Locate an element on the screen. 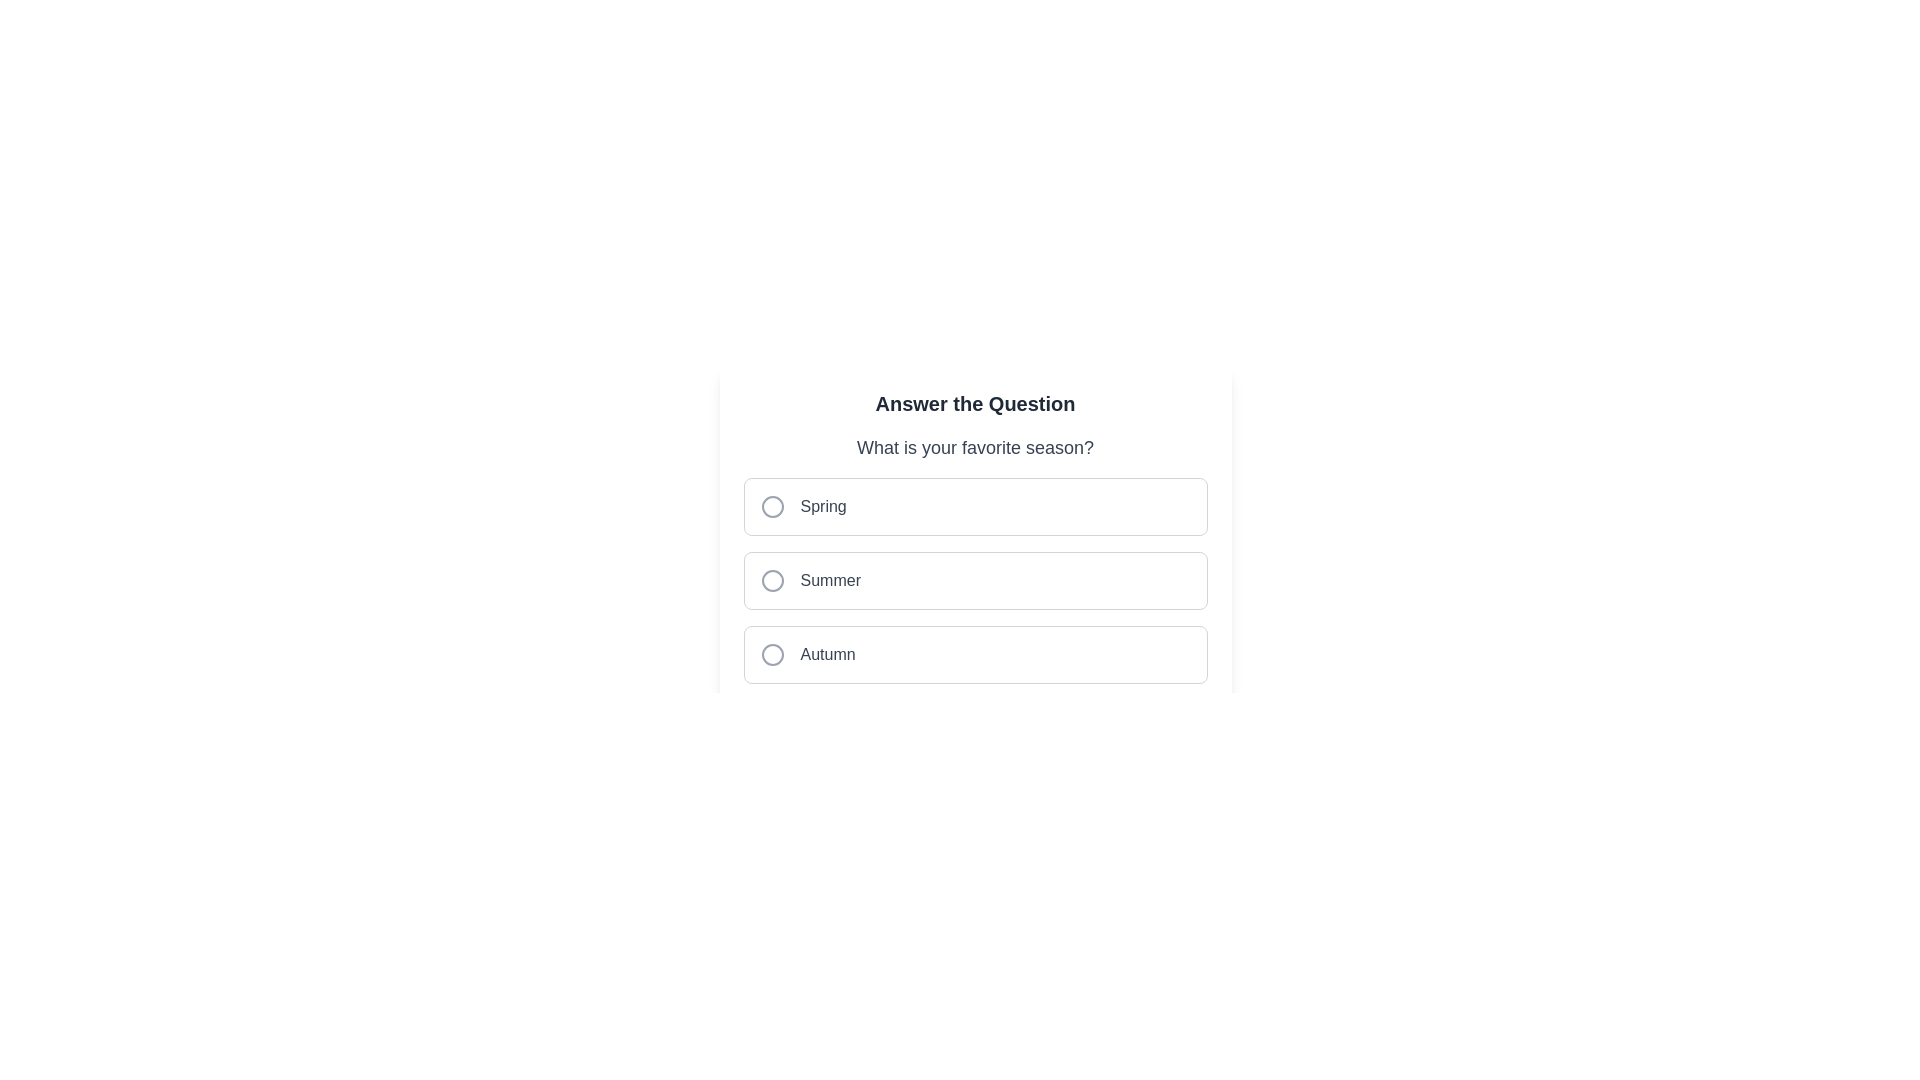  the 'Summer' radio button is located at coordinates (975, 581).